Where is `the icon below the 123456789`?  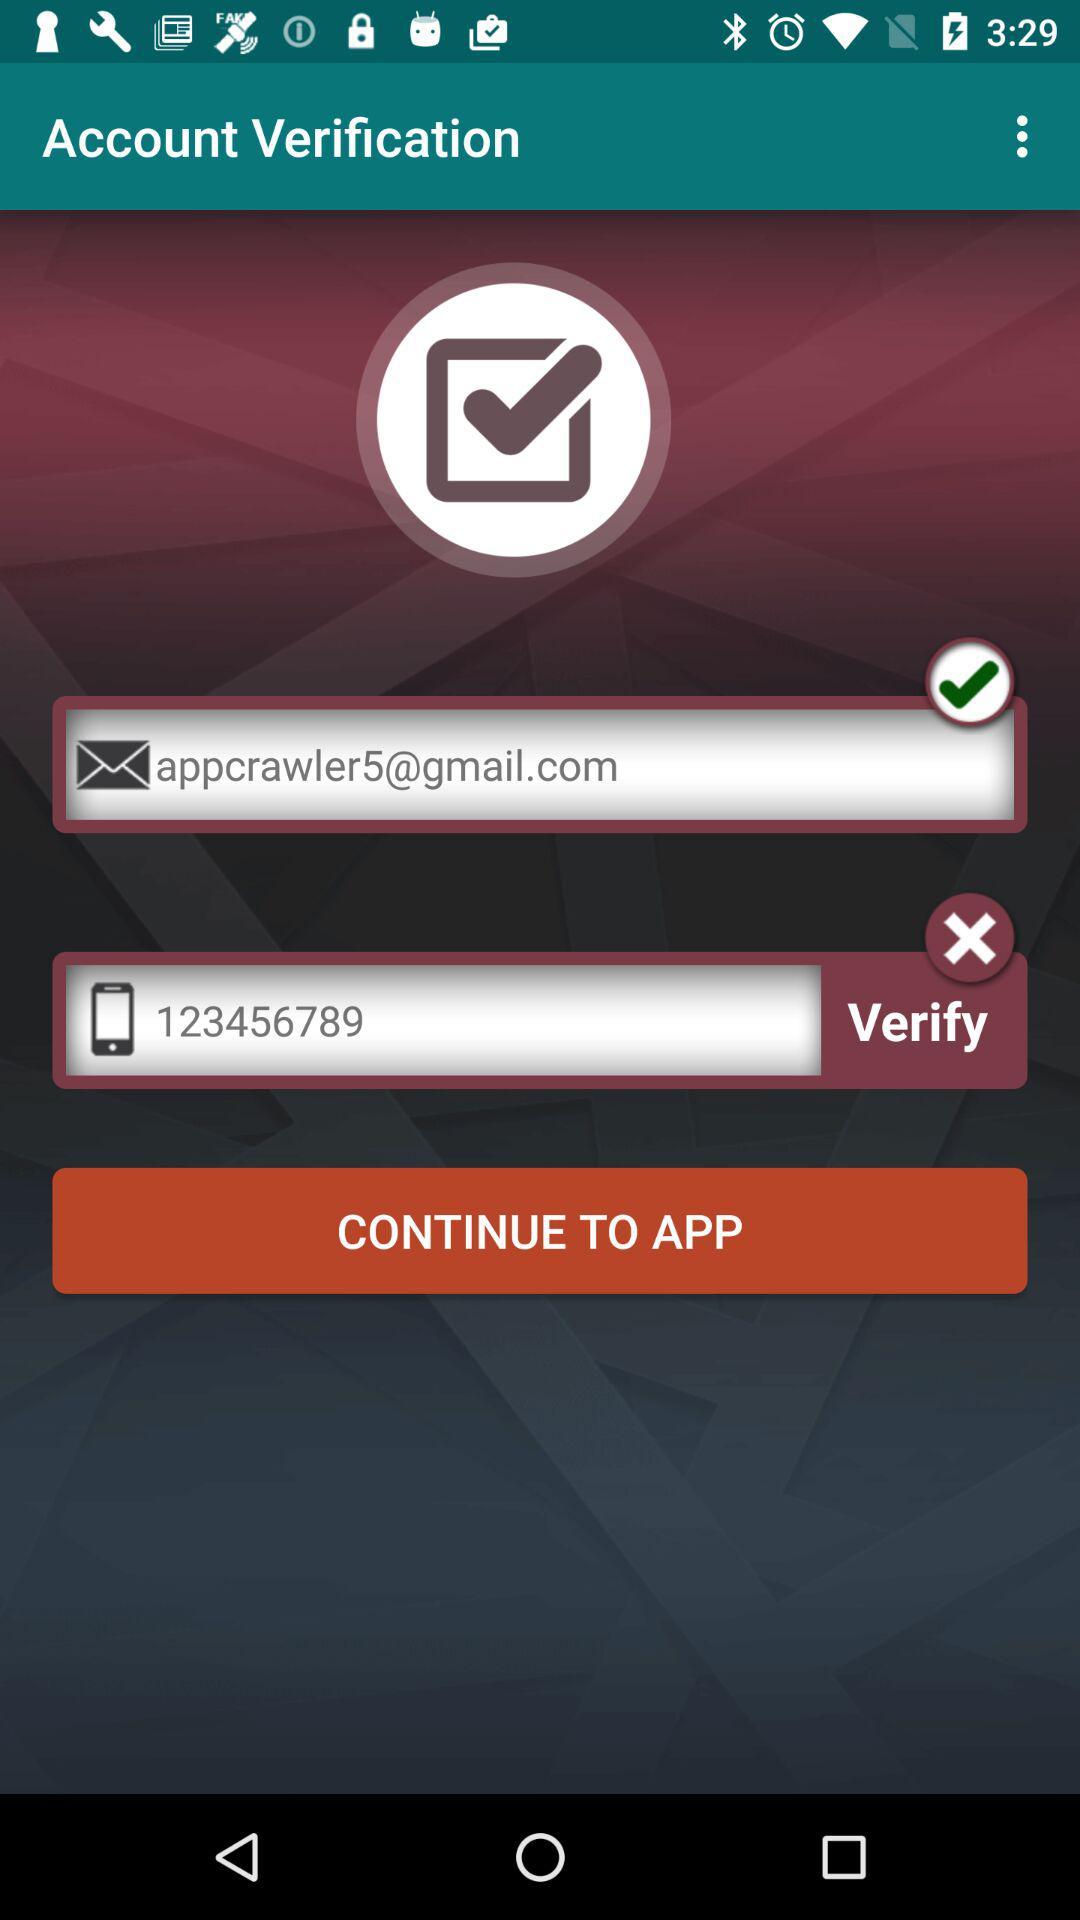
the icon below the 123456789 is located at coordinates (540, 1229).